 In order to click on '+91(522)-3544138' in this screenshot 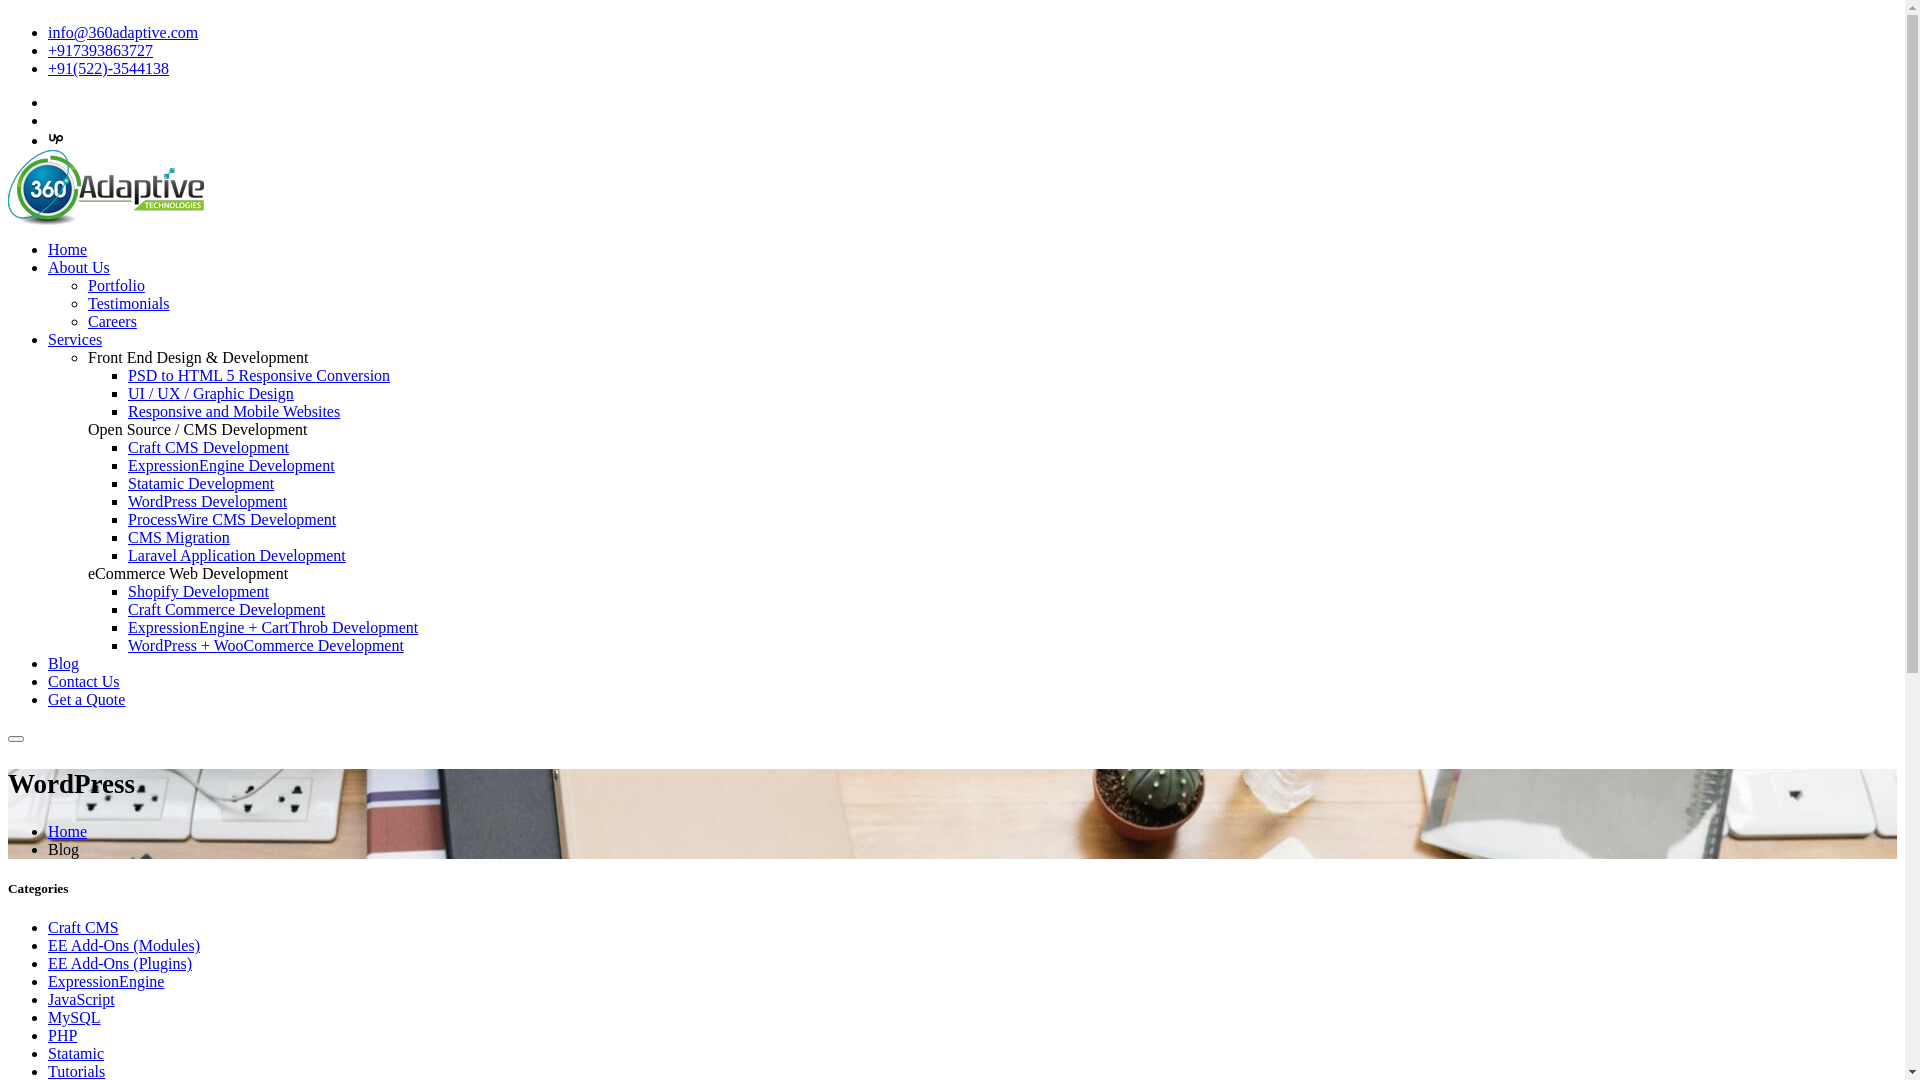, I will do `click(48, 67)`.